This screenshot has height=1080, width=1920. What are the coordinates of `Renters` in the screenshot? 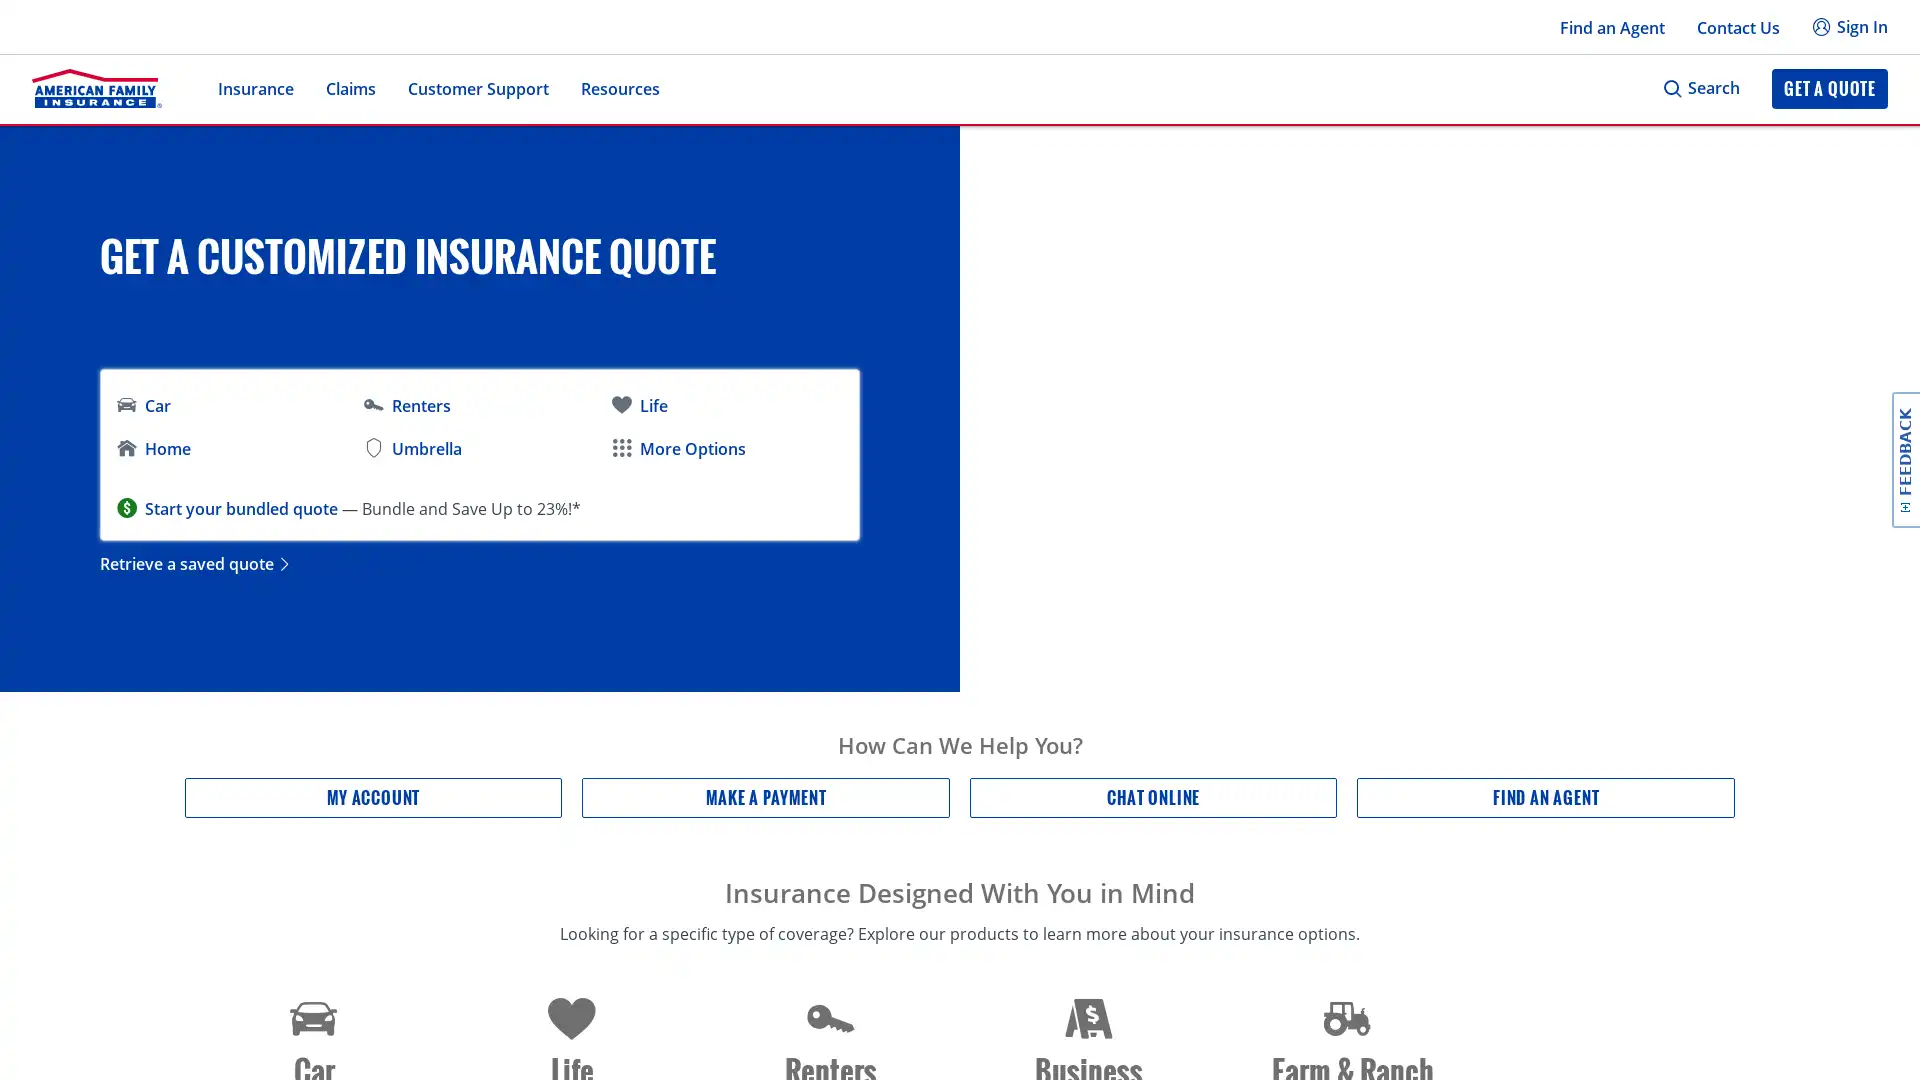 It's located at (406, 405).